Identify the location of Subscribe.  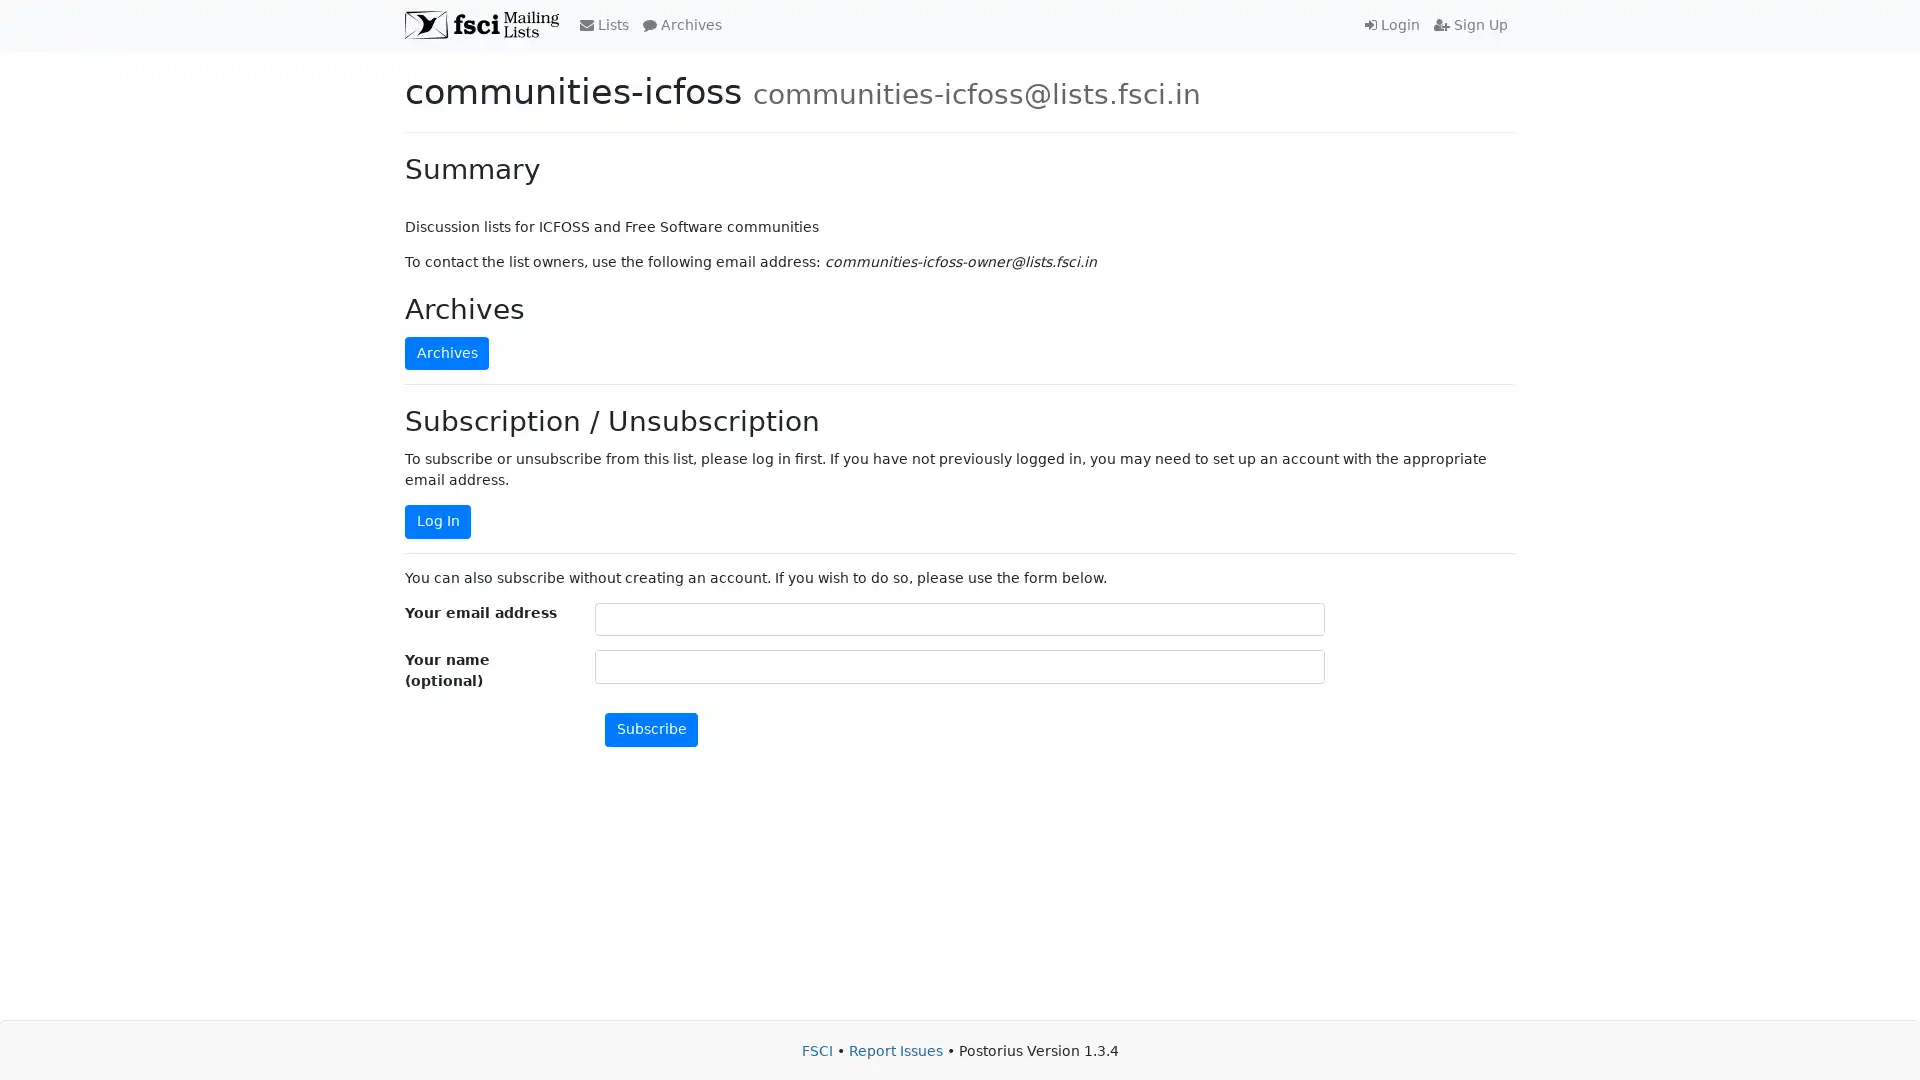
(651, 729).